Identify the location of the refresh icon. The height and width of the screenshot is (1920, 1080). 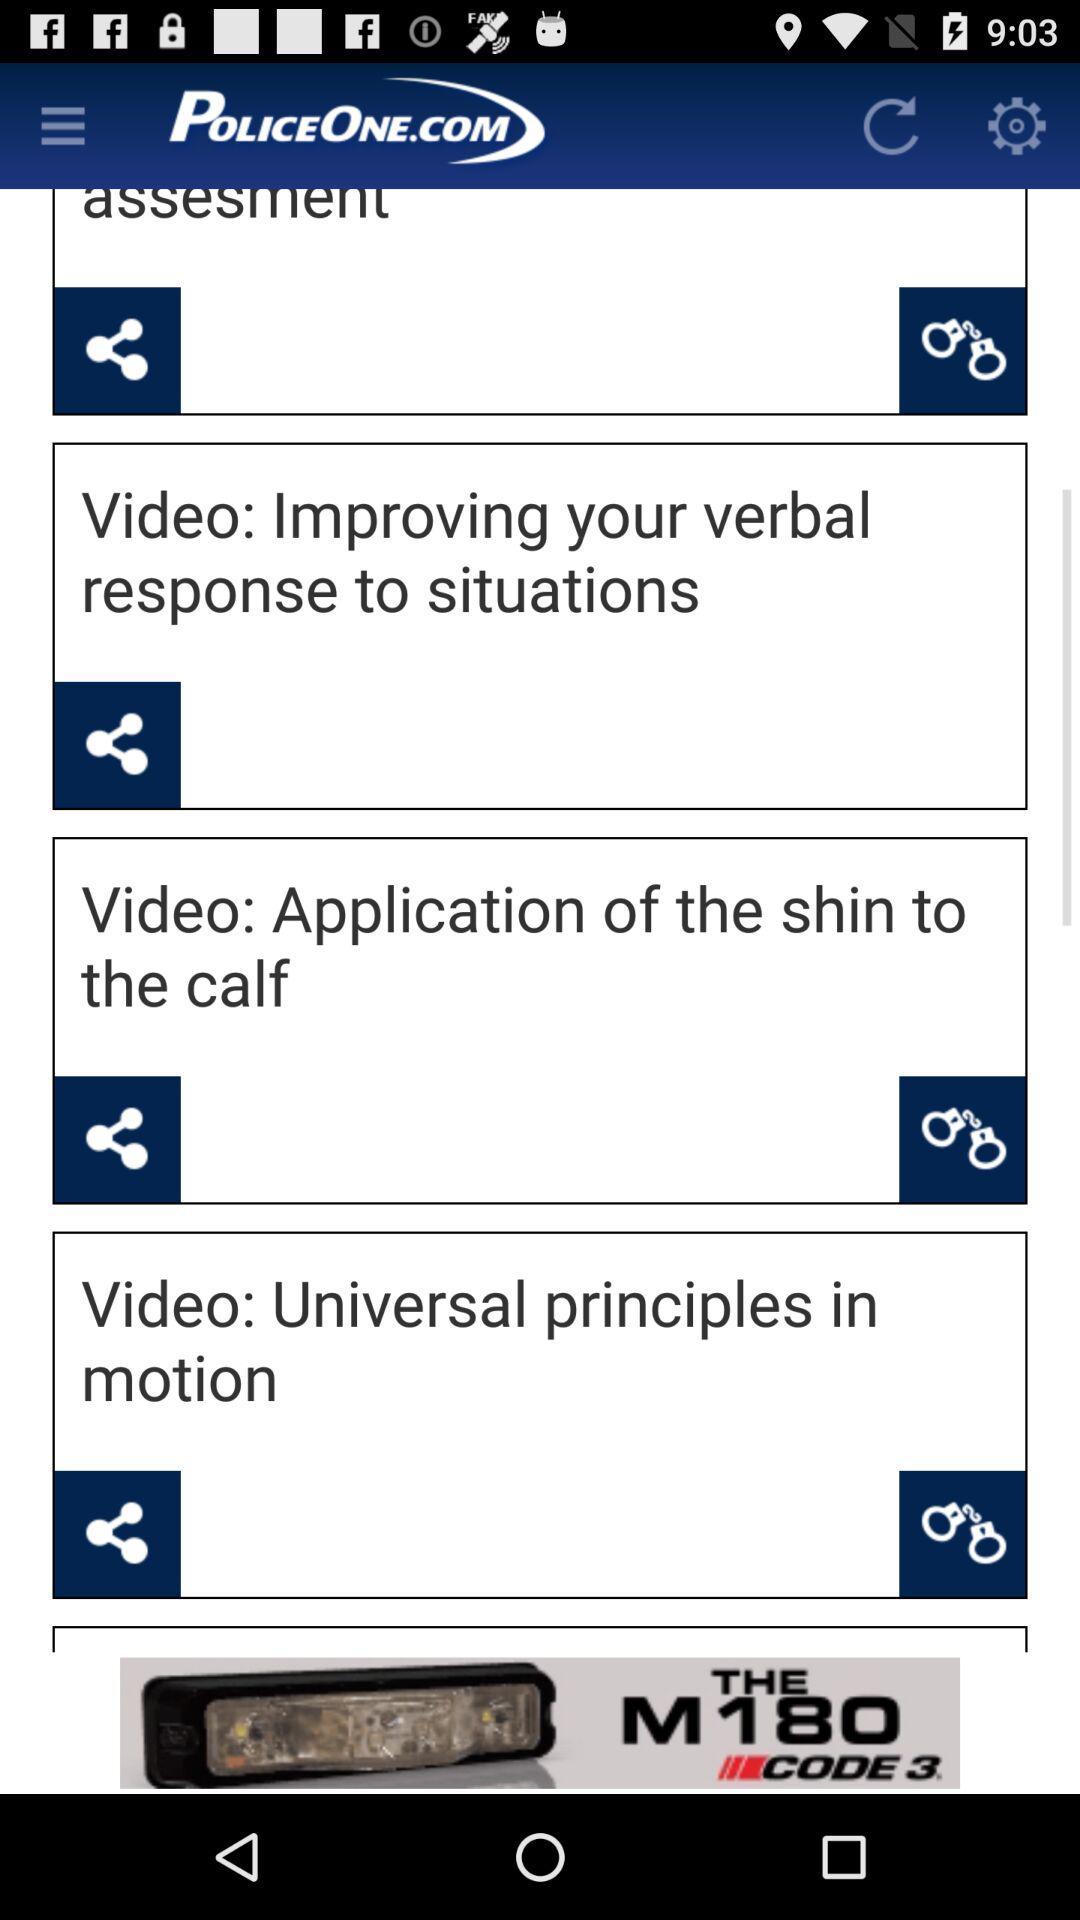
(890, 133).